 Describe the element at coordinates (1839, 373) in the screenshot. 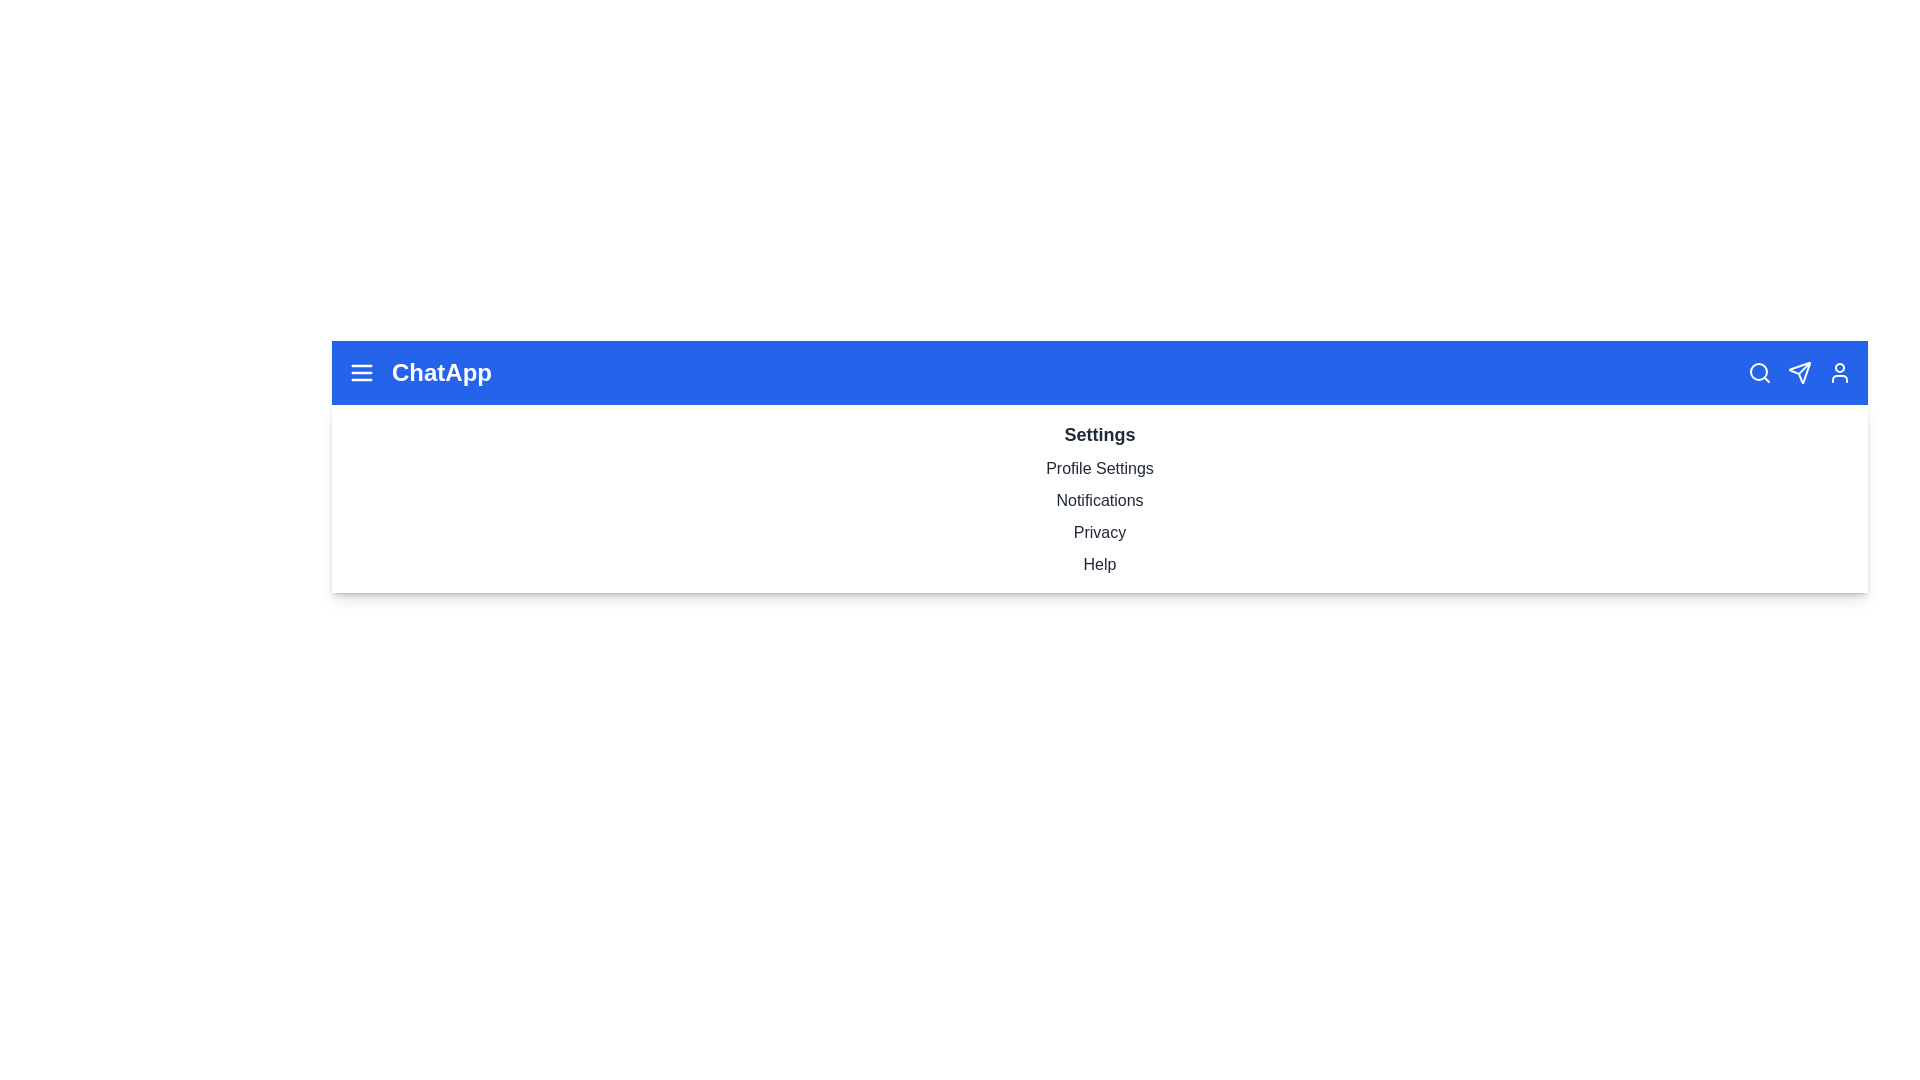

I see `the user icon to view the user profile` at that location.